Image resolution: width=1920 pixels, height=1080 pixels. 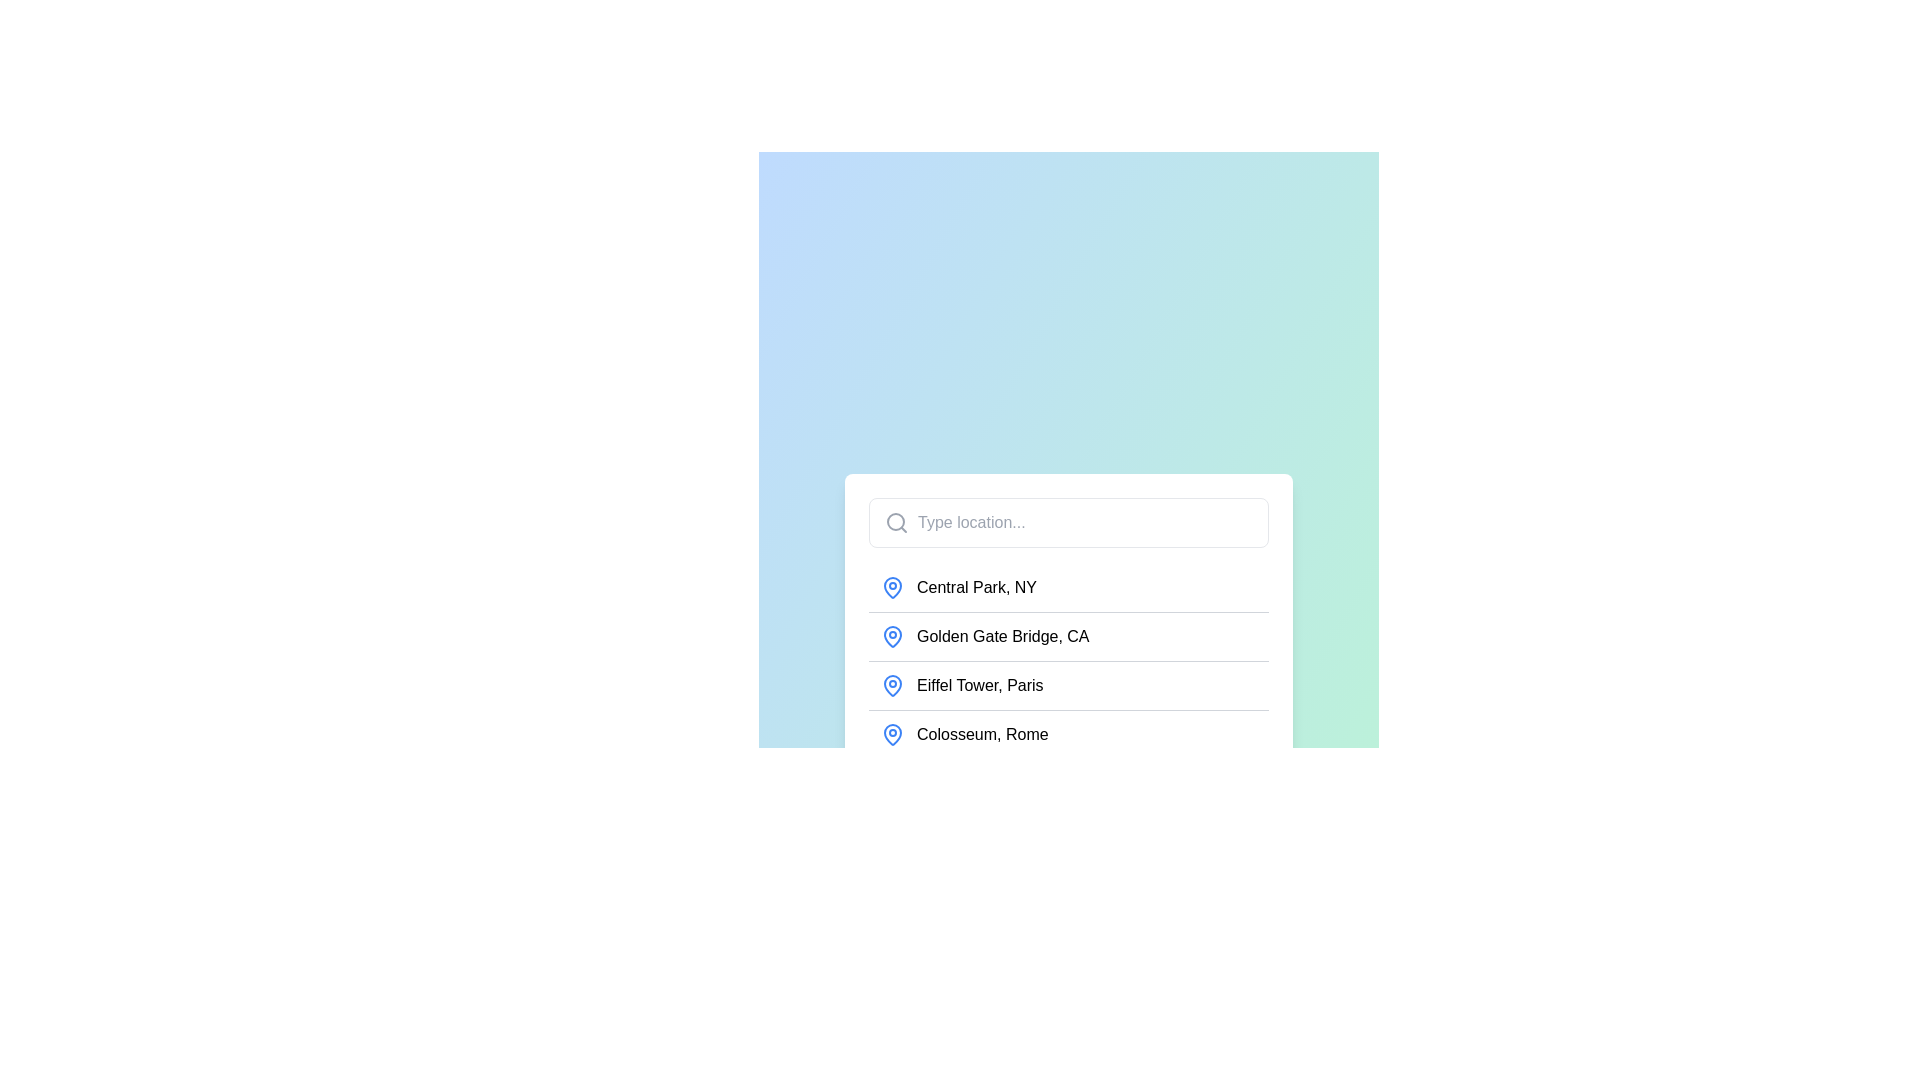 I want to click on the blue pin icon associated with the location 'Golden Gate Bridge, CA' in the list of locations, so click(x=891, y=636).